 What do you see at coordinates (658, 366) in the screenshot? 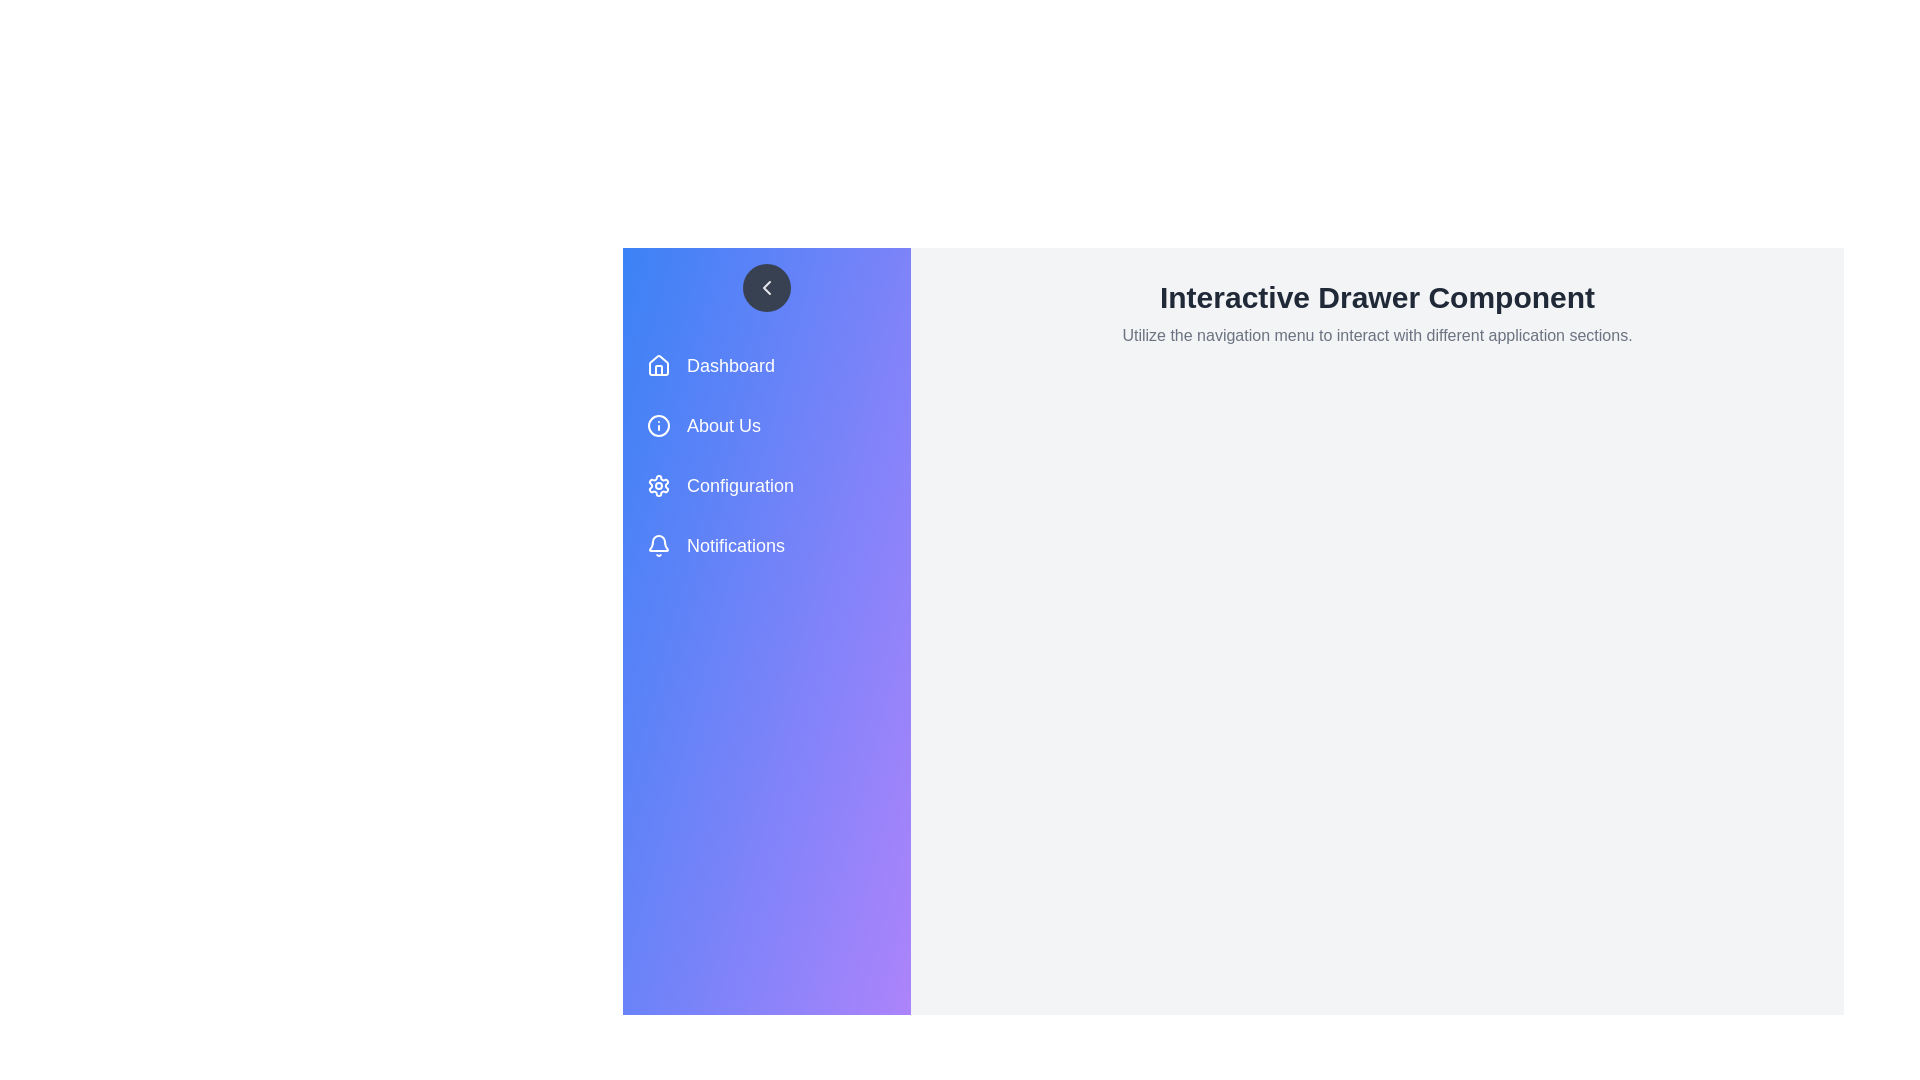
I see `the house icon at the top of the vertical navigation menu` at bounding box center [658, 366].